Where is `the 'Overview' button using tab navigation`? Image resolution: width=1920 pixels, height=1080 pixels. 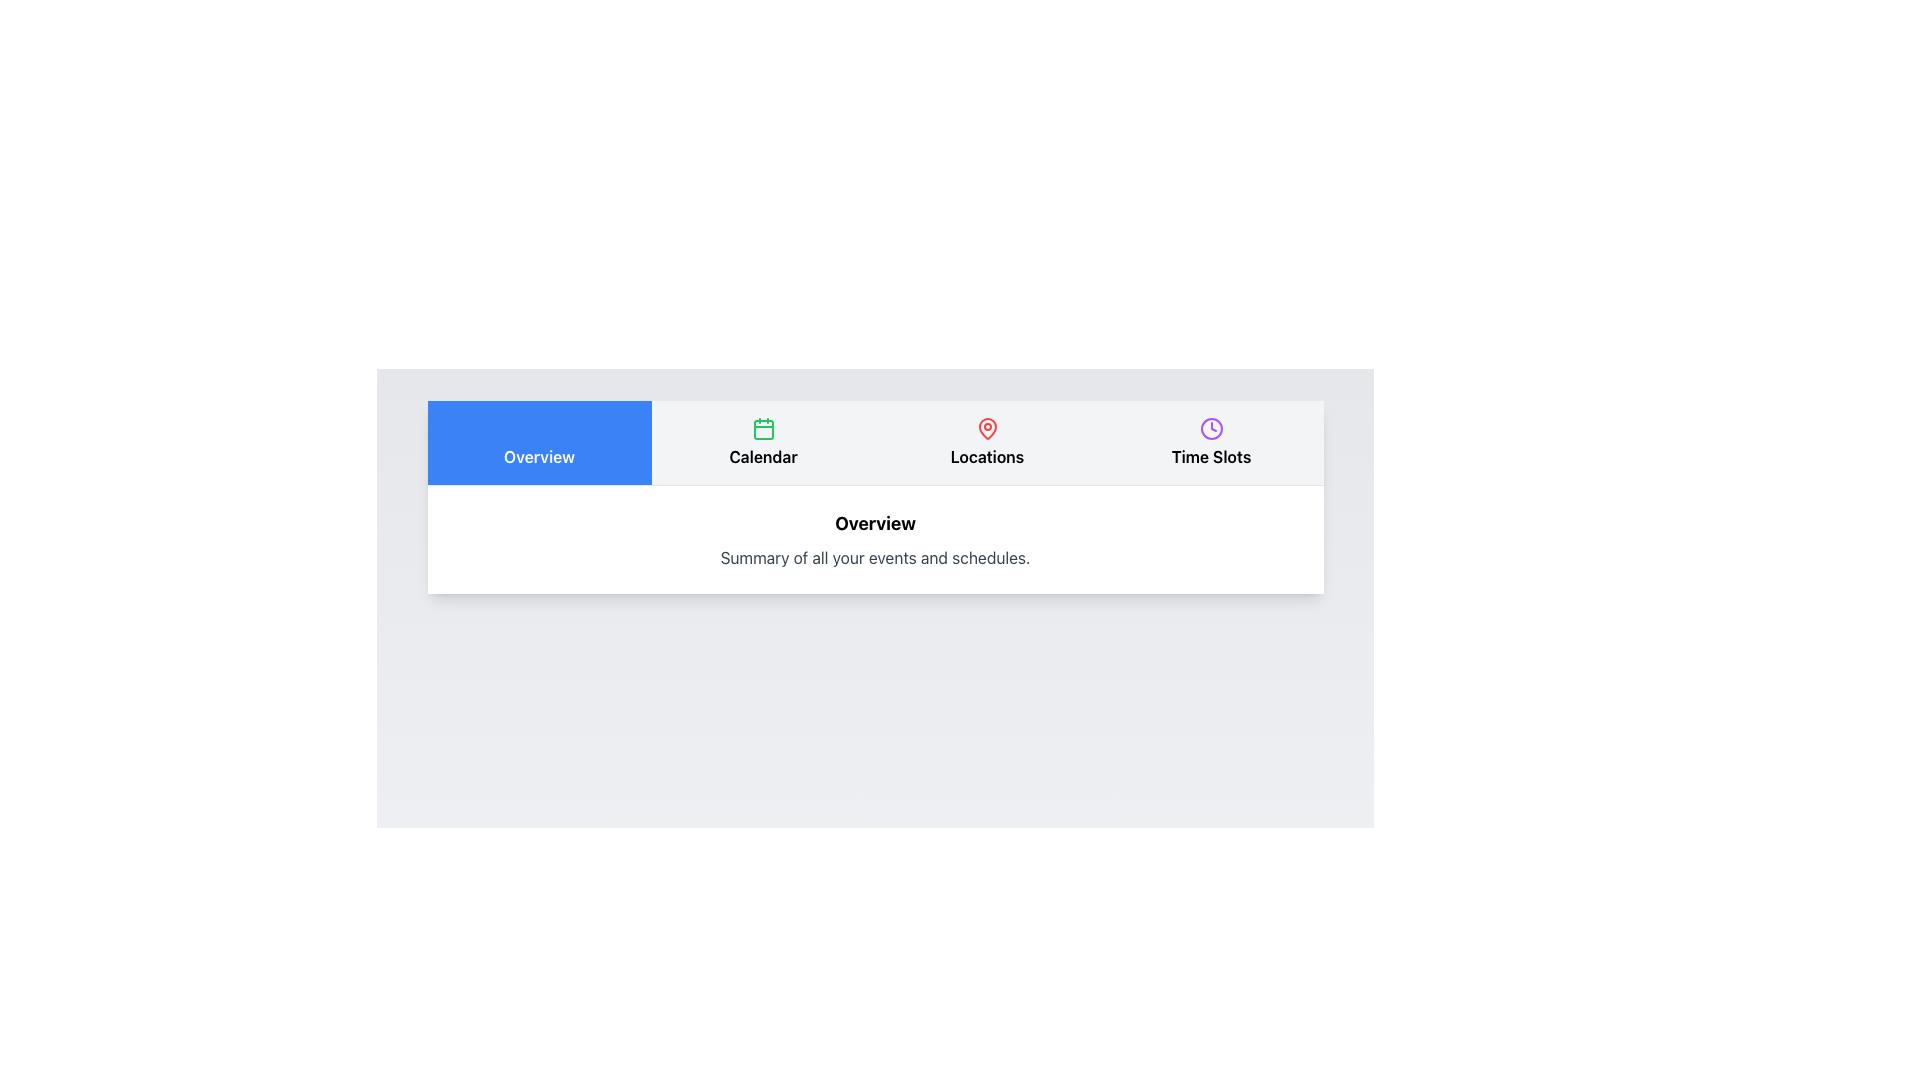 the 'Overview' button using tab navigation is located at coordinates (539, 442).